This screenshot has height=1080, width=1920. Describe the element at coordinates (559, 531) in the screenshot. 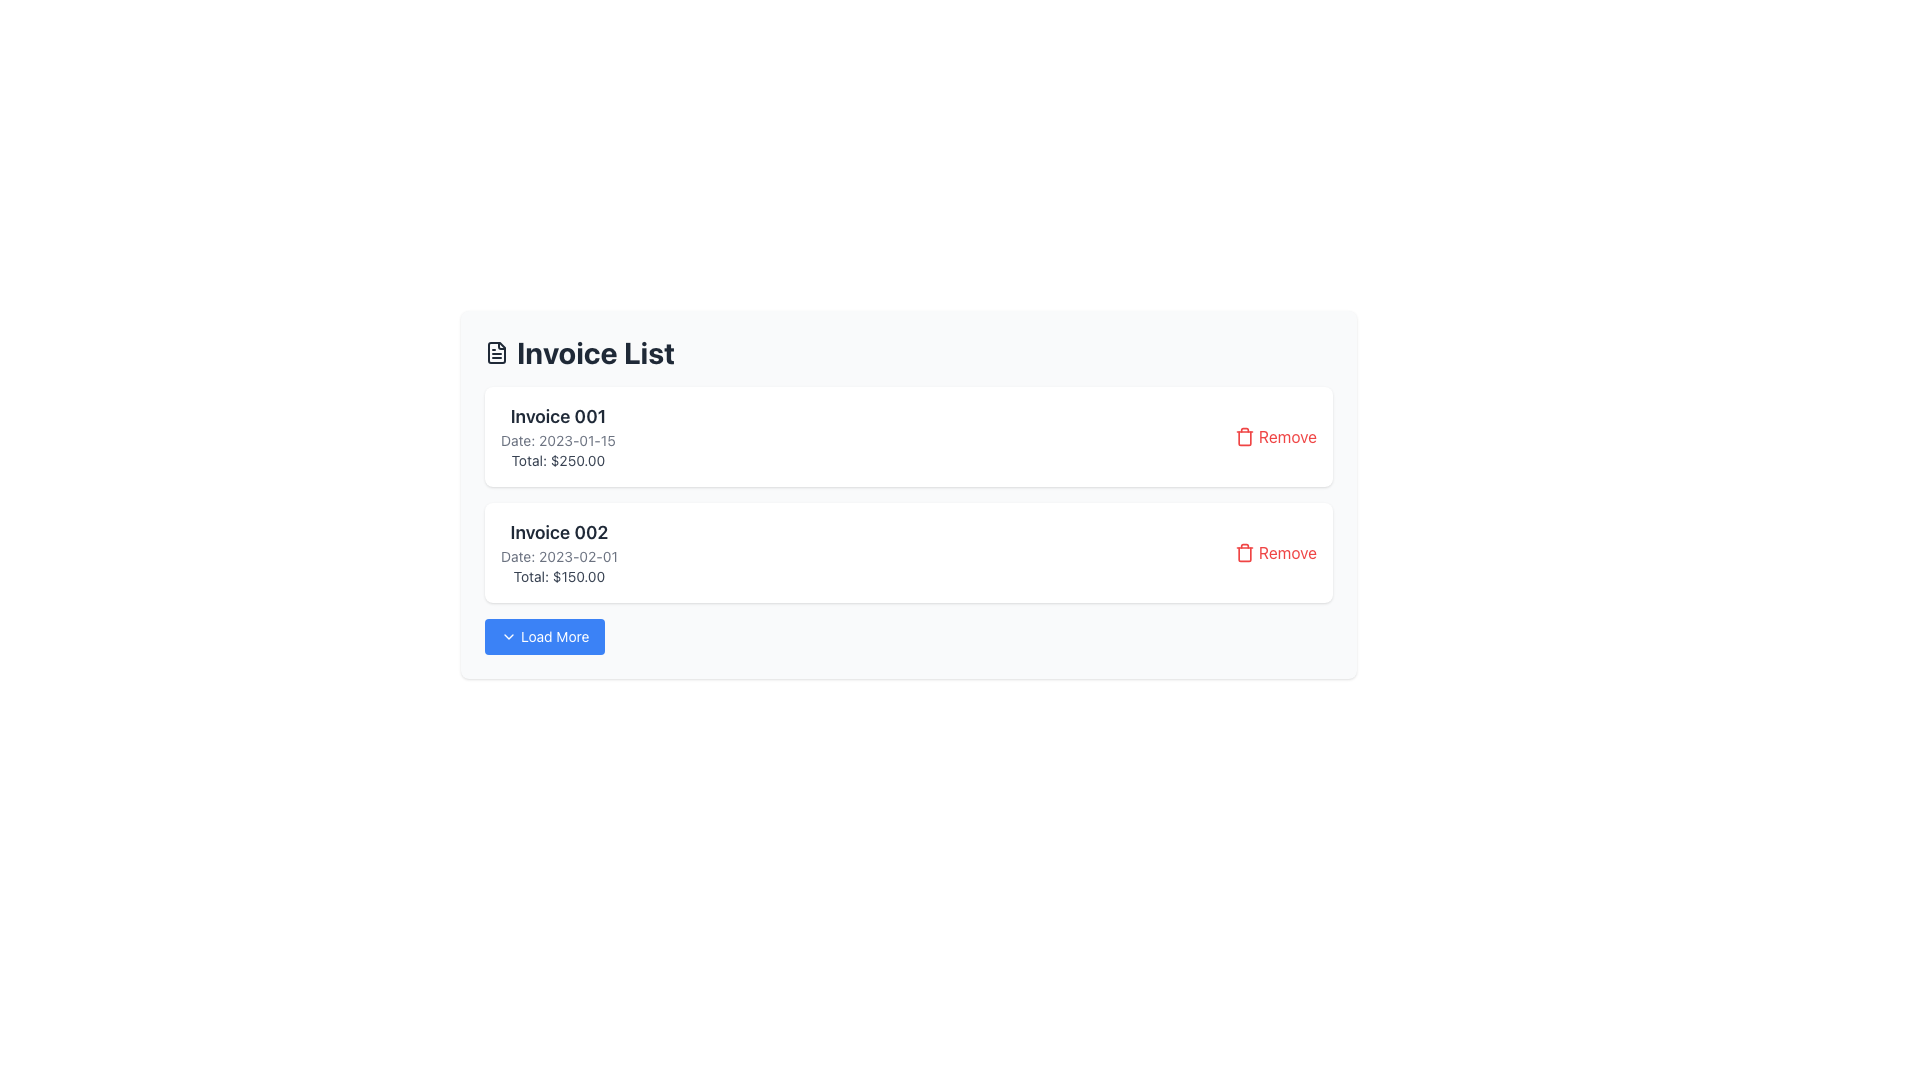

I see `the text label displaying 'Invoice 002', which is a bold and larger font indicating it is a title, positioned at the top of its grouping above the 'Date' and 'Total' details` at that location.